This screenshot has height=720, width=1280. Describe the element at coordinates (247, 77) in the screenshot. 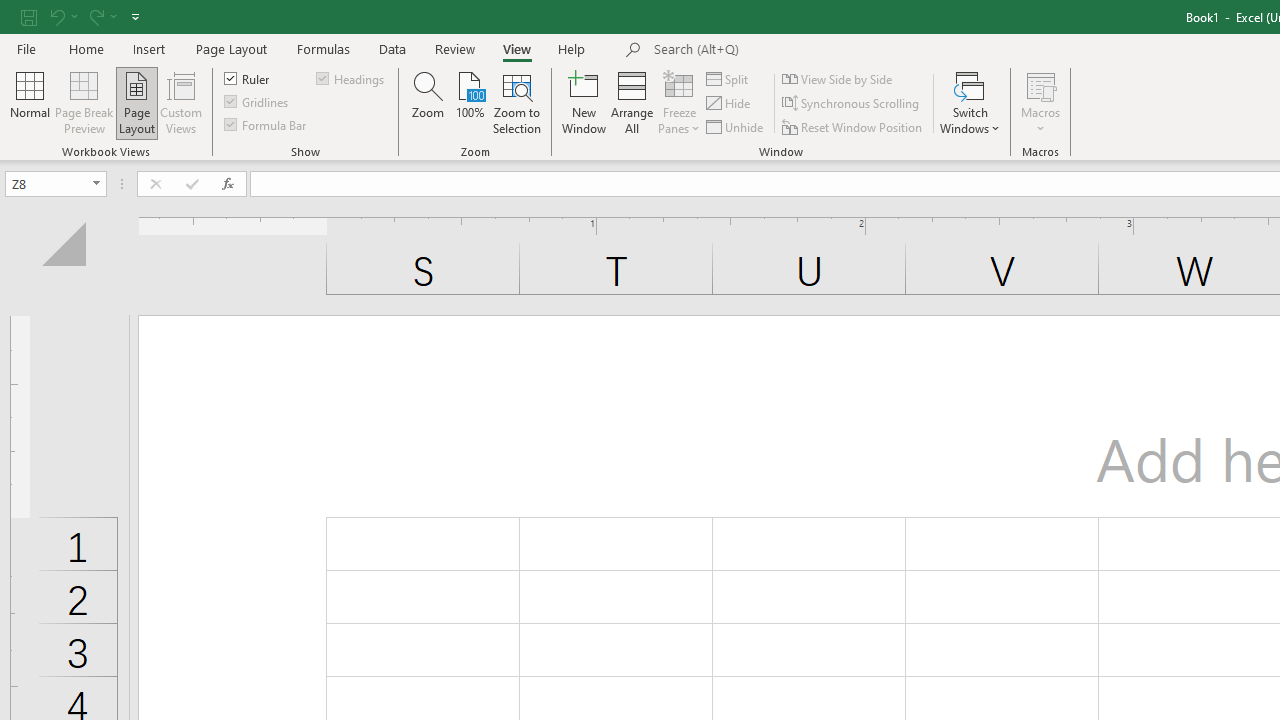

I see `'Ruler'` at that location.